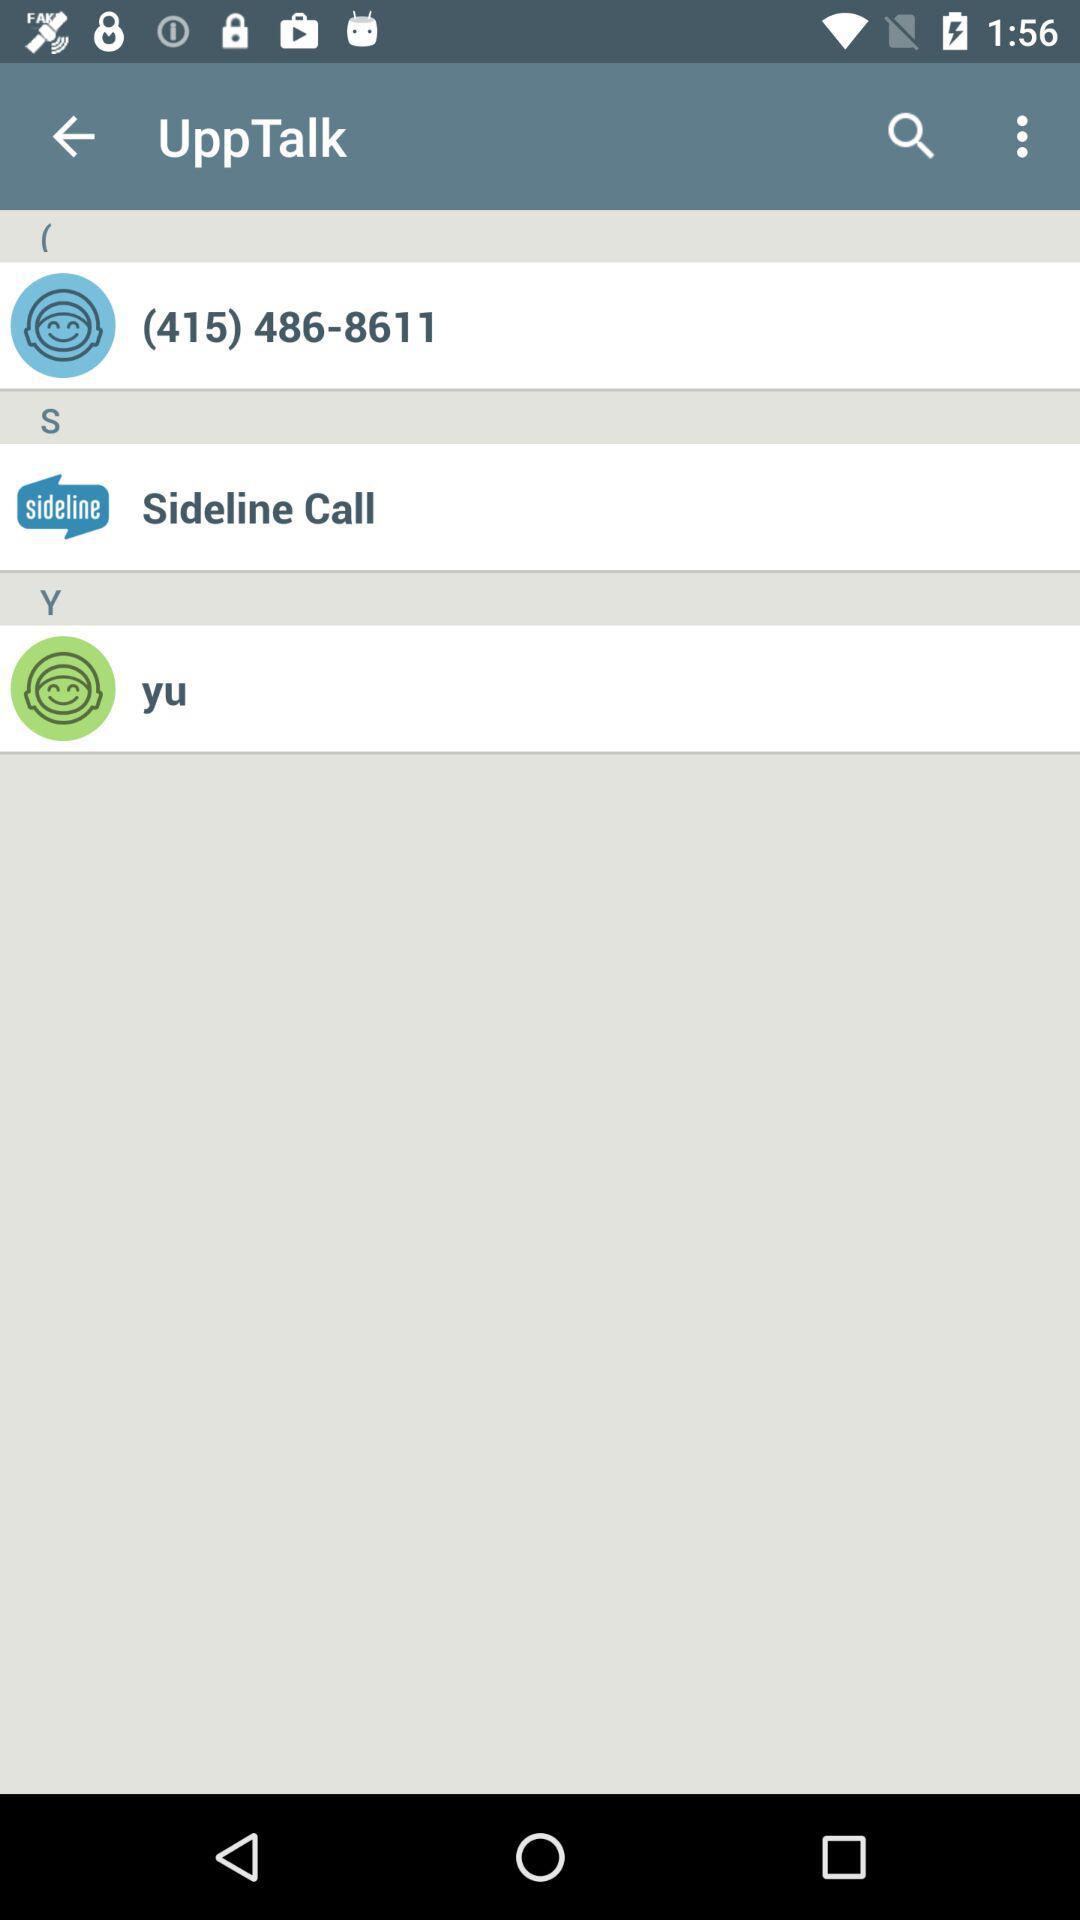  I want to click on sideline call item, so click(609, 507).